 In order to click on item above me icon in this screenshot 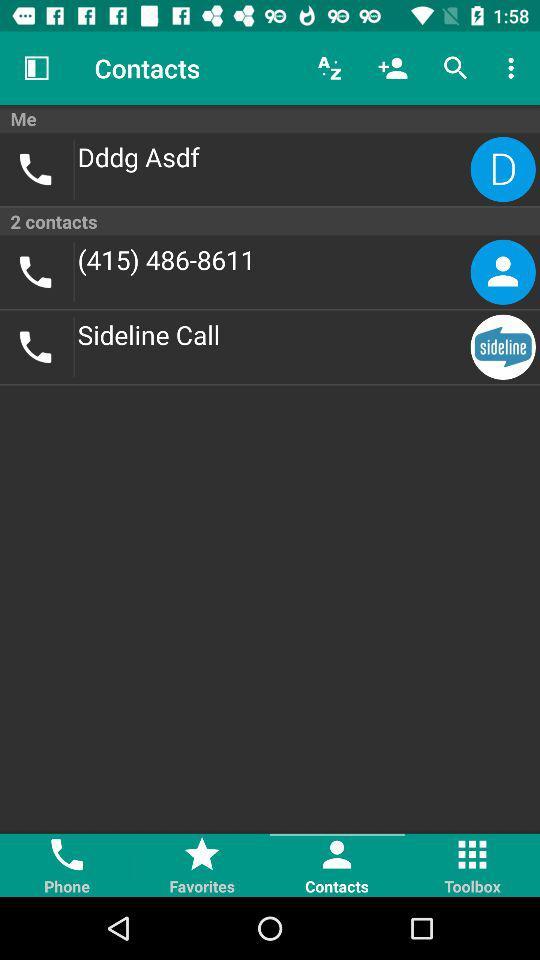, I will do `click(455, 68)`.